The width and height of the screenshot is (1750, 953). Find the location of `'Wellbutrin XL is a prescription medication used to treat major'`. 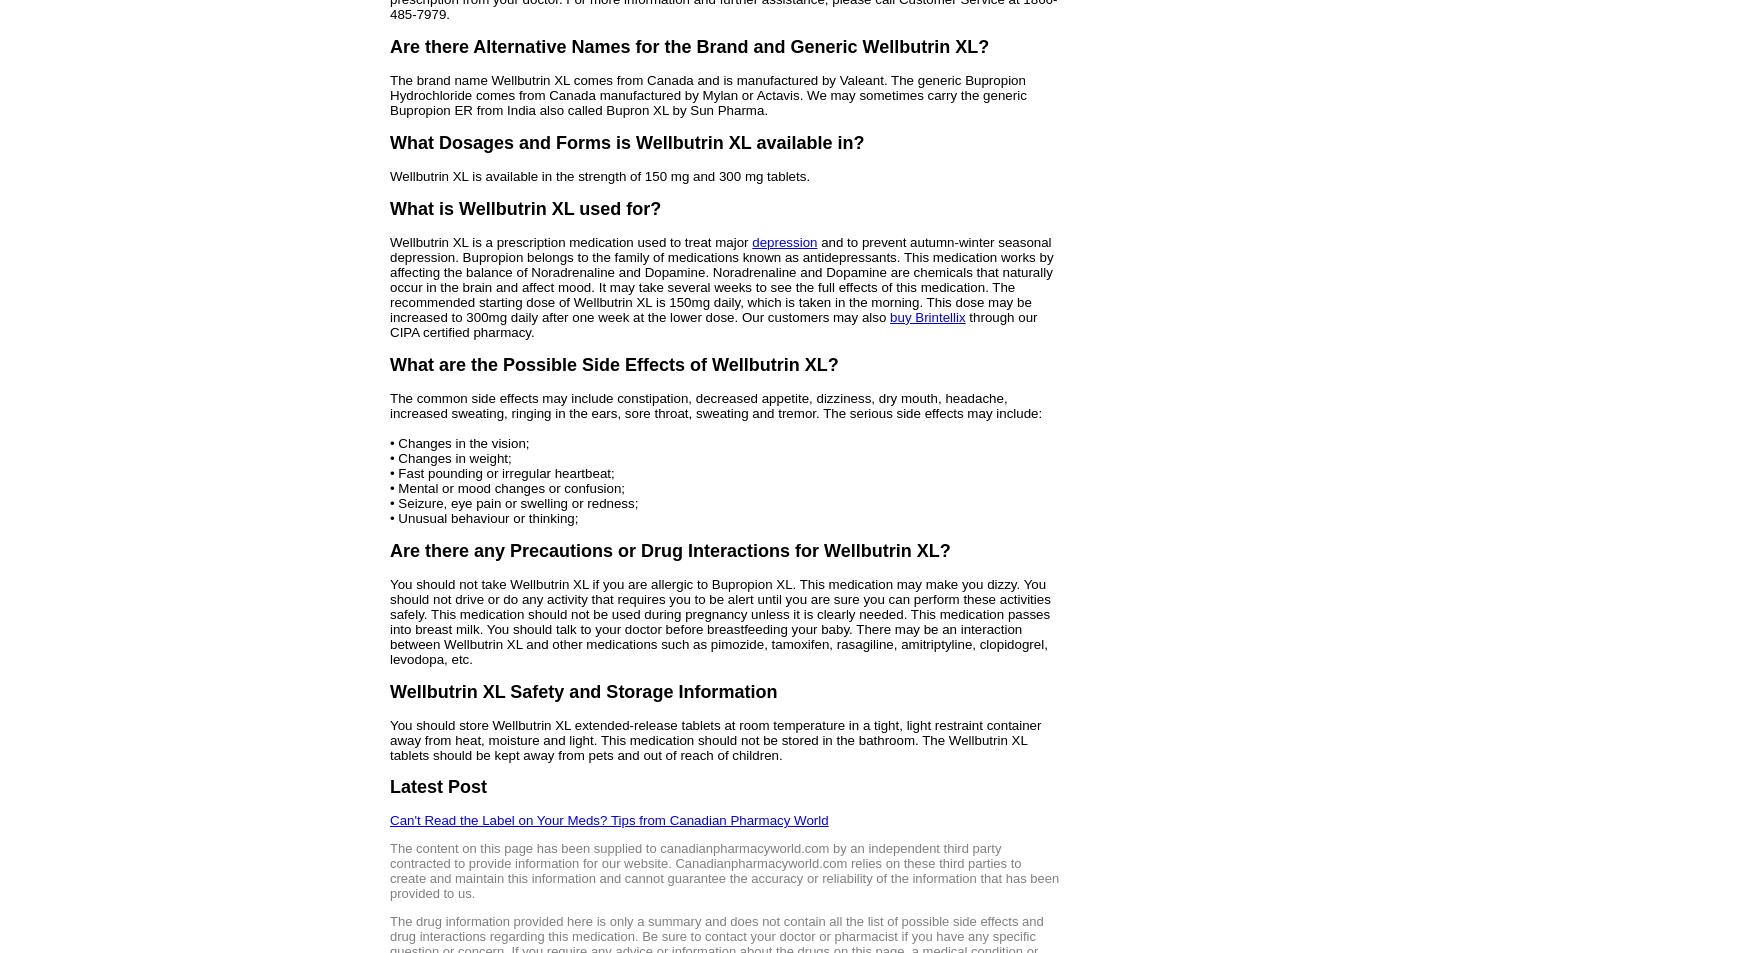

'Wellbutrin XL is a prescription medication used to treat major' is located at coordinates (571, 240).